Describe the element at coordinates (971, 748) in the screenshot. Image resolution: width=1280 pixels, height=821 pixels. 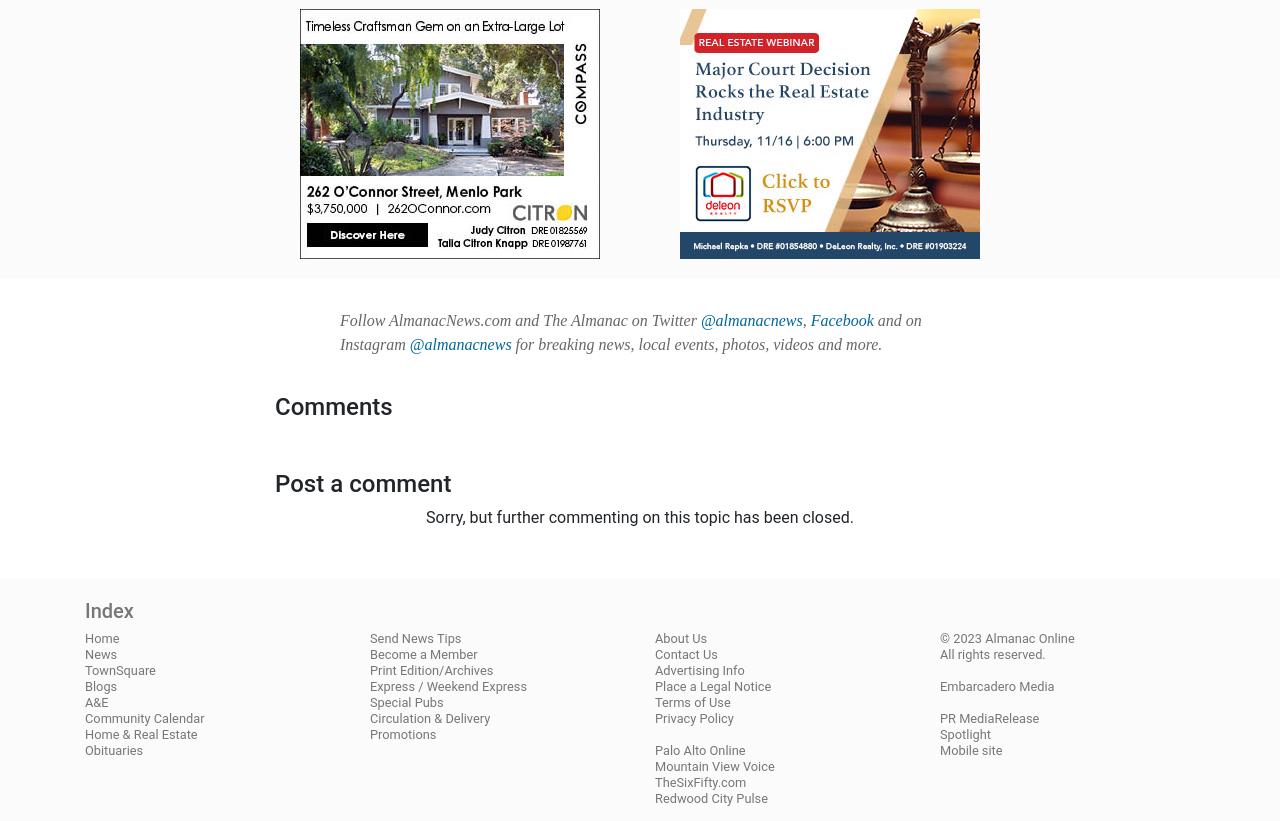
I see `'Mobile site'` at that location.